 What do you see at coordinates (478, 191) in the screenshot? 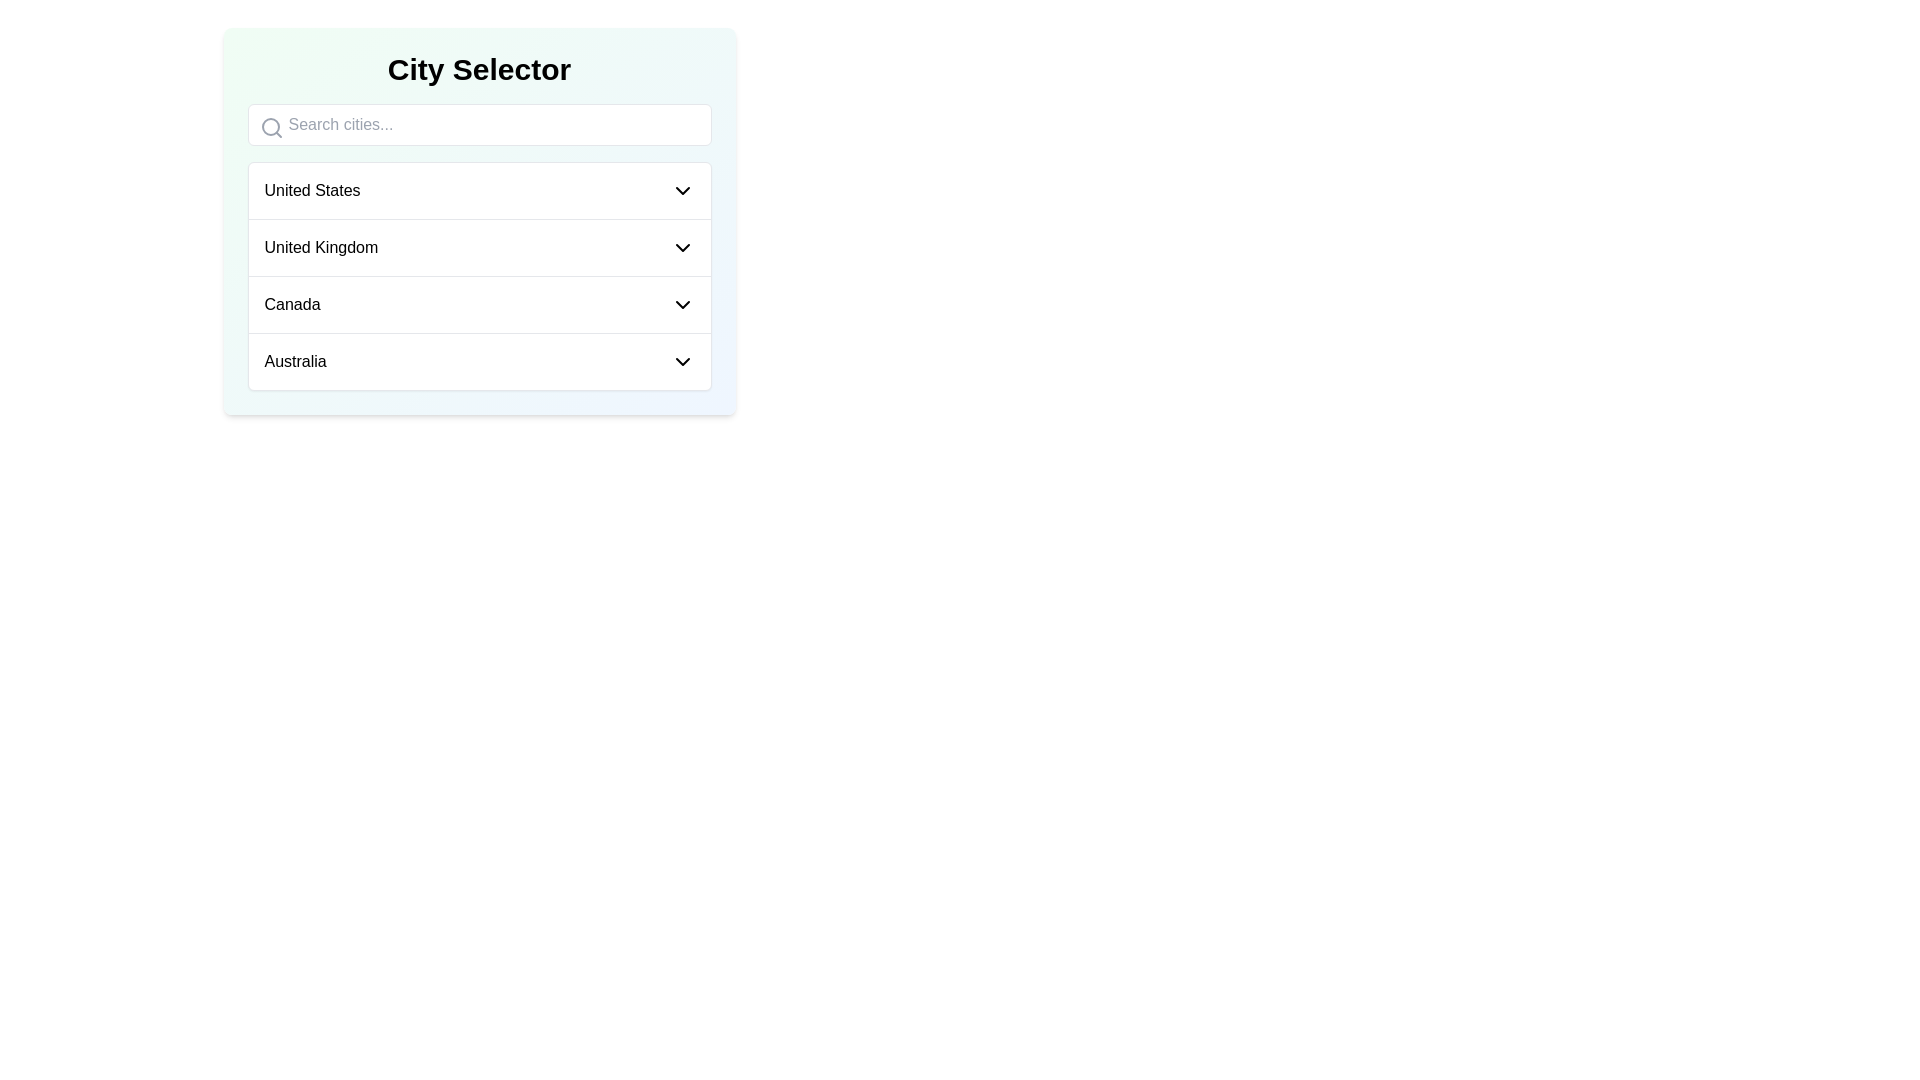
I see `the first entry of the list option row labeled 'United States' for keyboard navigation in the 'City Selector' dialog` at bounding box center [478, 191].